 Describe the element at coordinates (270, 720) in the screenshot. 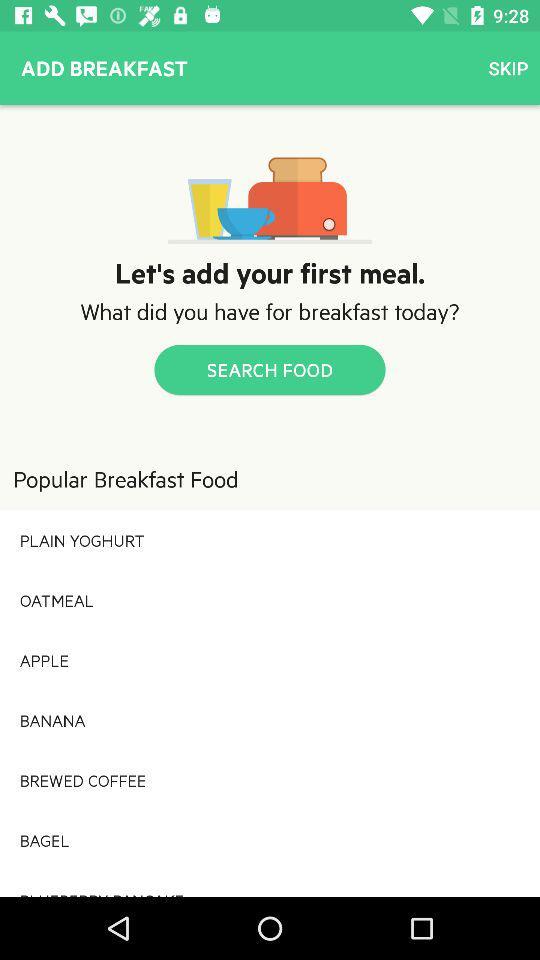

I see `banana icon` at that location.